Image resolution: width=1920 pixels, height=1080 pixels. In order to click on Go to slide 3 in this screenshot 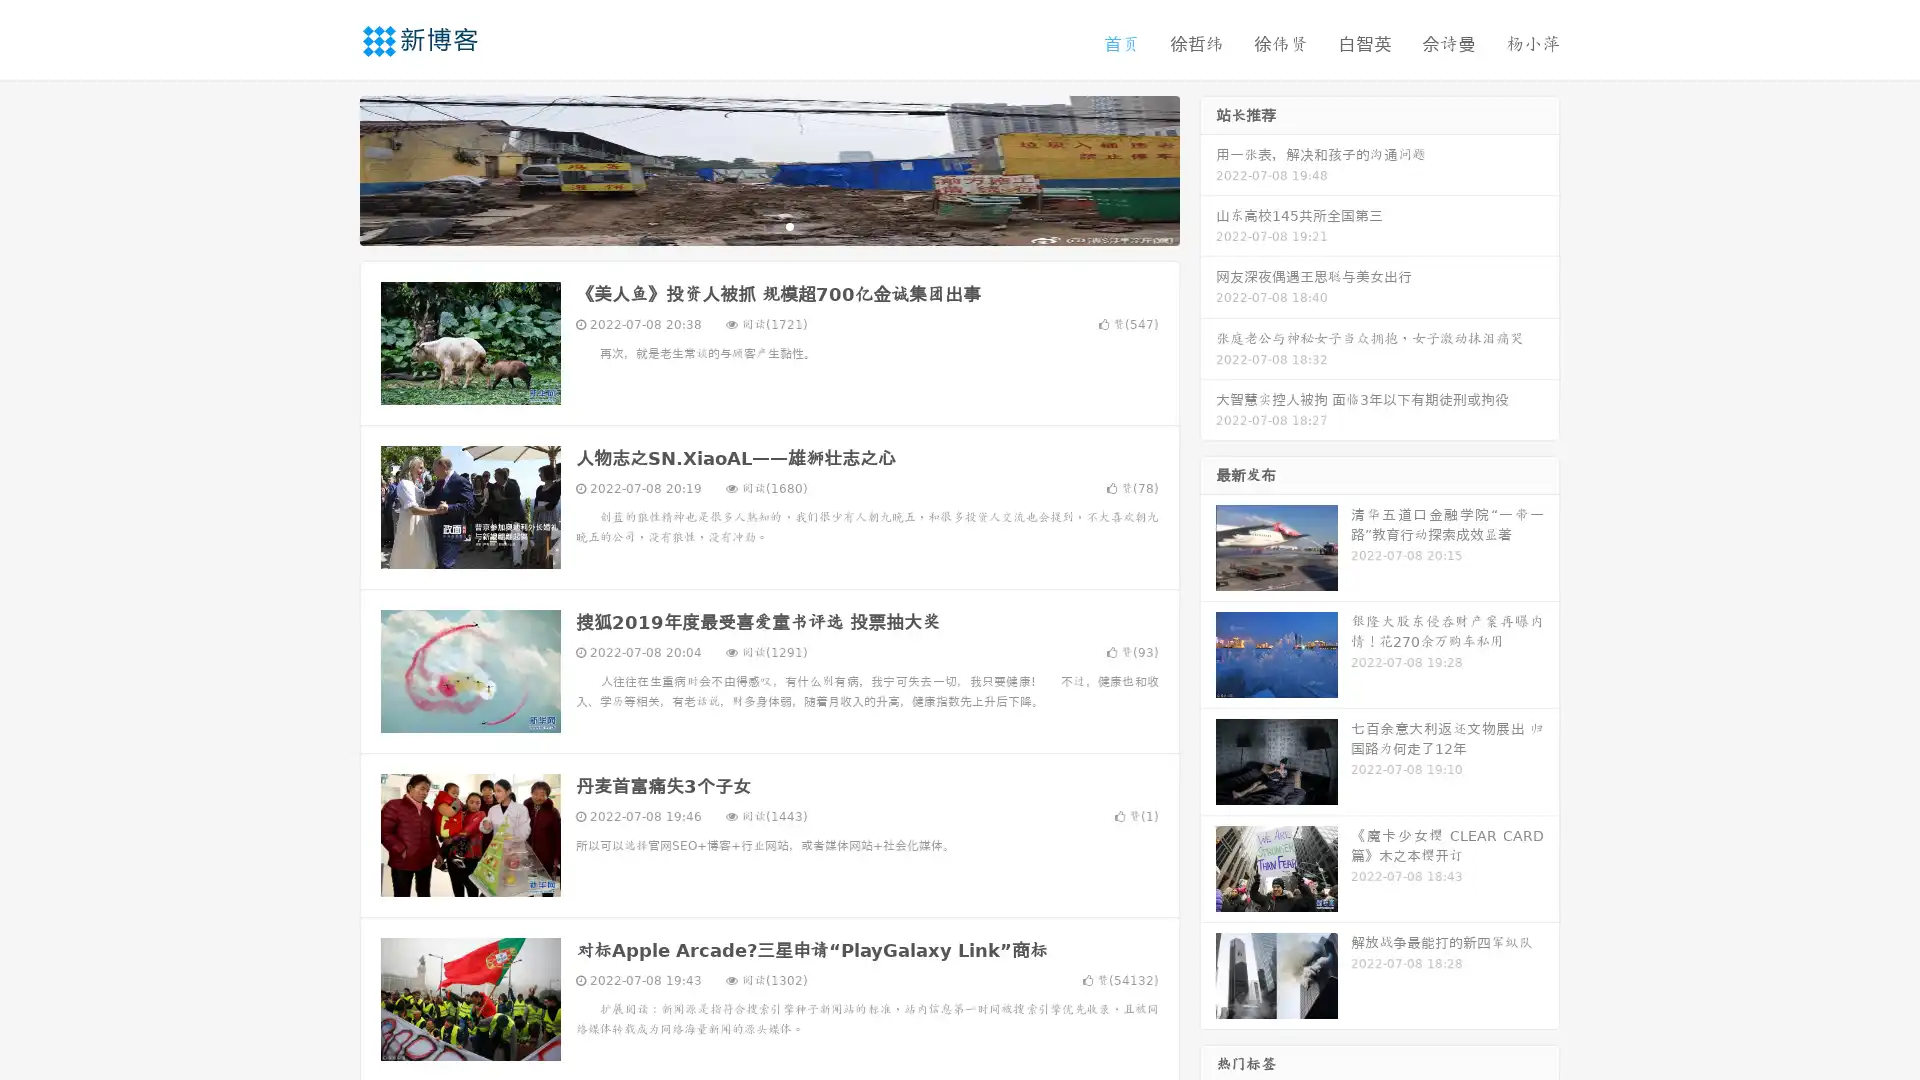, I will do `click(789, 225)`.